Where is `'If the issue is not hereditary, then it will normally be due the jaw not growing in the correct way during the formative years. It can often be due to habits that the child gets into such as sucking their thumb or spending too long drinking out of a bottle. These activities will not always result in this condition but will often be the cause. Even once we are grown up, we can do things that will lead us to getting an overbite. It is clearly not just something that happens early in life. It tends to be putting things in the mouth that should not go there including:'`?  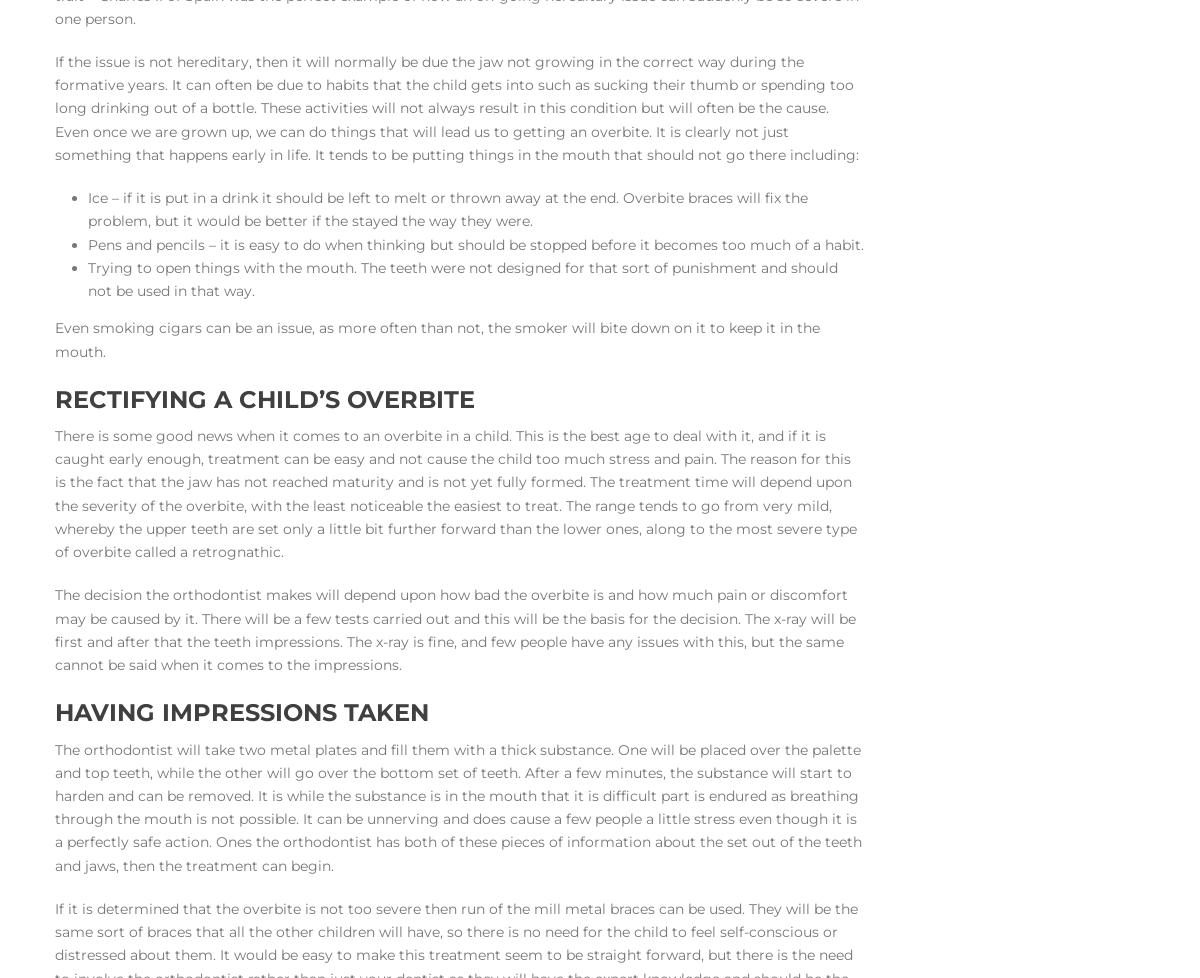
'If the issue is not hereditary, then it will normally be due the jaw not growing in the correct way during the formative years. It can often be due to habits that the child gets into such as sucking their thumb or spending too long drinking out of a bottle. These activities will not always result in this condition but will often be the cause. Even once we are grown up, we can do things that will lead us to getting an overbite. It is clearly not just something that happens early in life. It tends to be putting things in the mouth that should not go there including:' is located at coordinates (455, 107).